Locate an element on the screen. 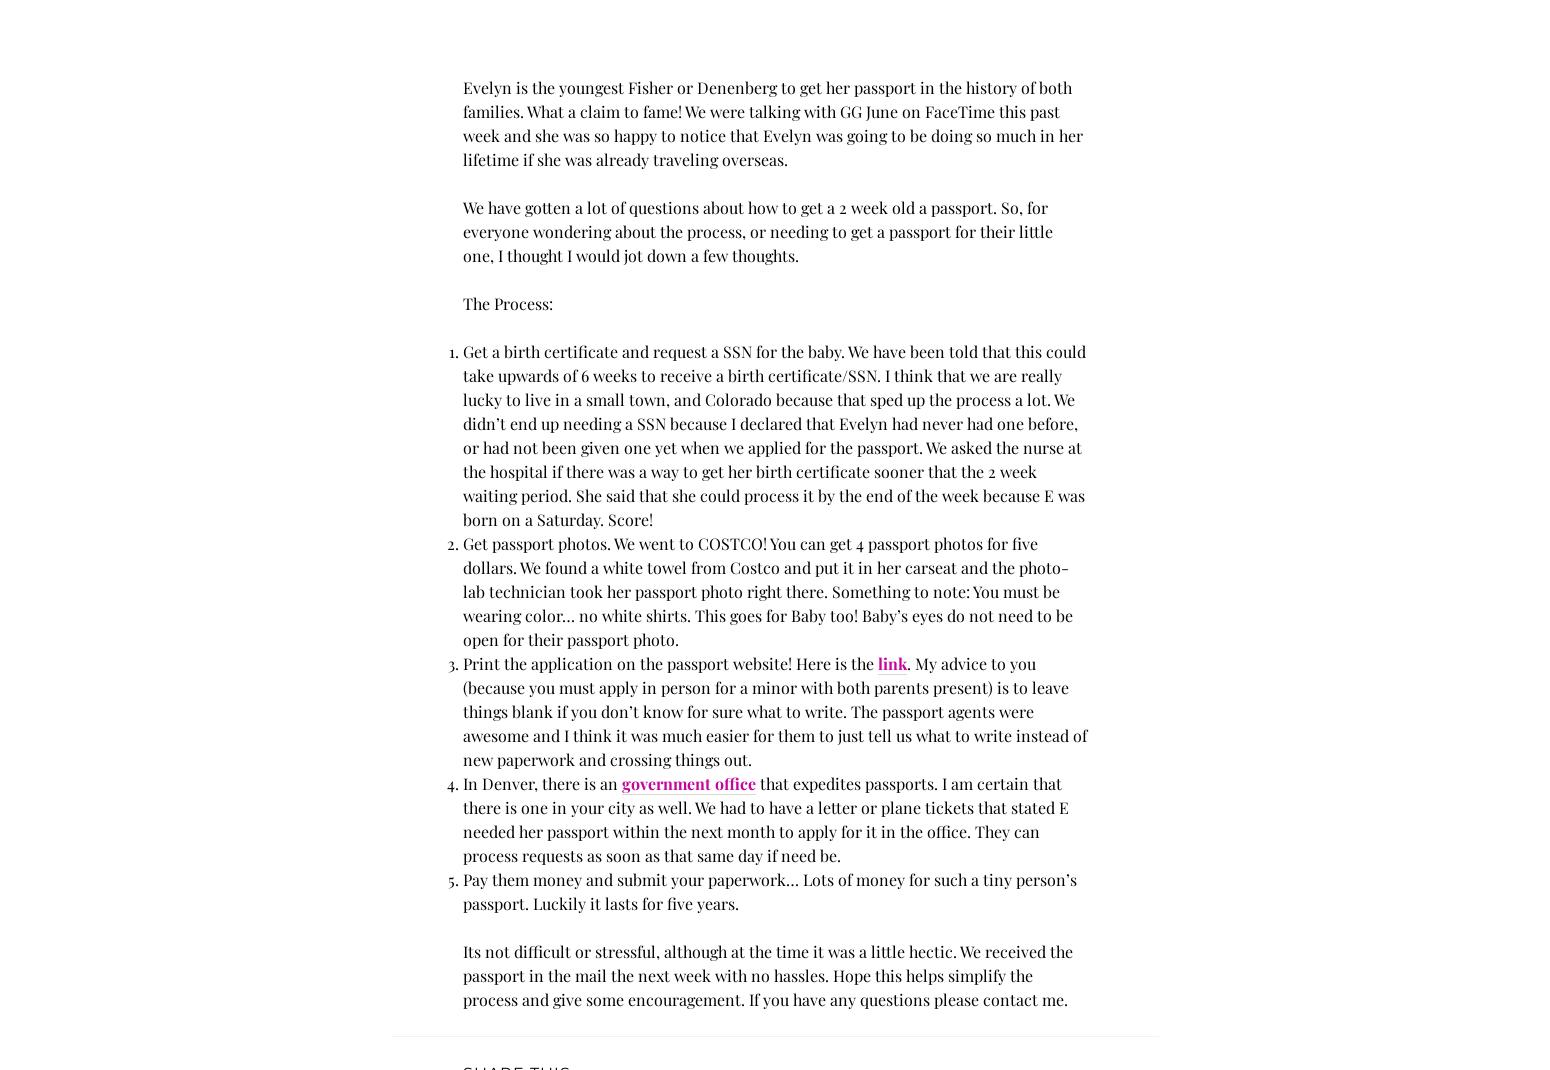 The width and height of the screenshot is (1550, 1070). 'Get passport photos. We went to COSTCO! You can get 4 passport photos for five dollars. We found a white towel from Costco and put it in her carseat and the photo-lab technician took her passport photo right there. Something to note: You must be wearing color… no white shirts. This goes for Baby too! Baby’s eyes do not need to be open for their passport photo.' is located at coordinates (768, 590).